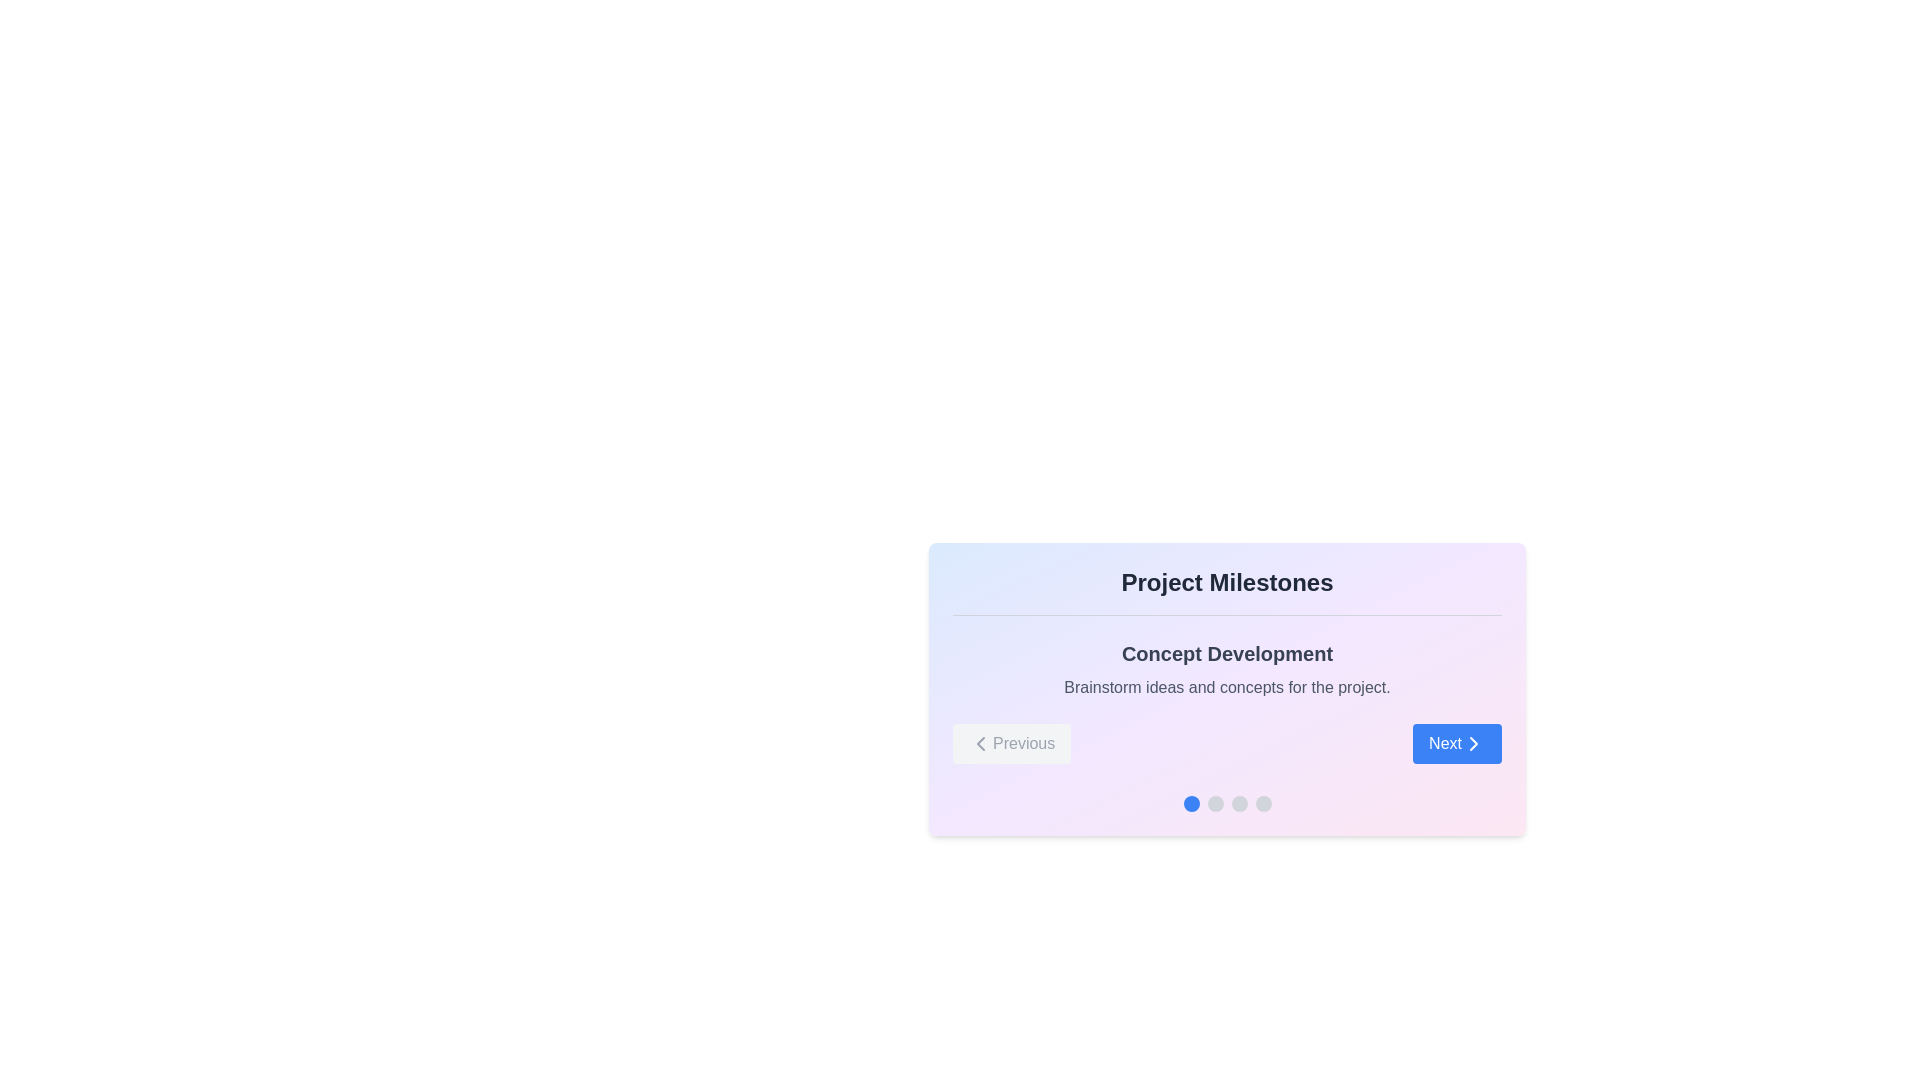 The height and width of the screenshot is (1080, 1920). What do you see at coordinates (1473, 744) in the screenshot?
I see `the blue 'Next' button located in the bottom-right section of the visible card, which contains a right-chevron icon` at bounding box center [1473, 744].